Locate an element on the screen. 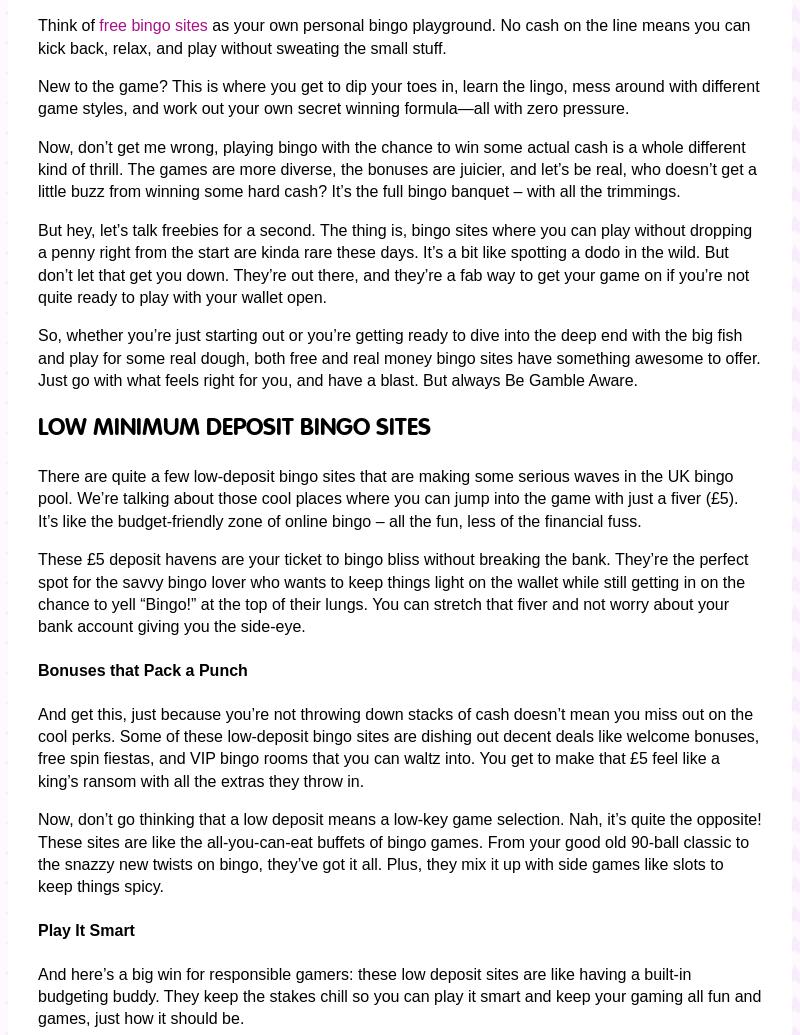  'New to the game? This is where you get to dip your toes in, learn the lingo, mess around with different game styles, and work out your own secret winning formula—all with zero pressure.' is located at coordinates (397, 96).